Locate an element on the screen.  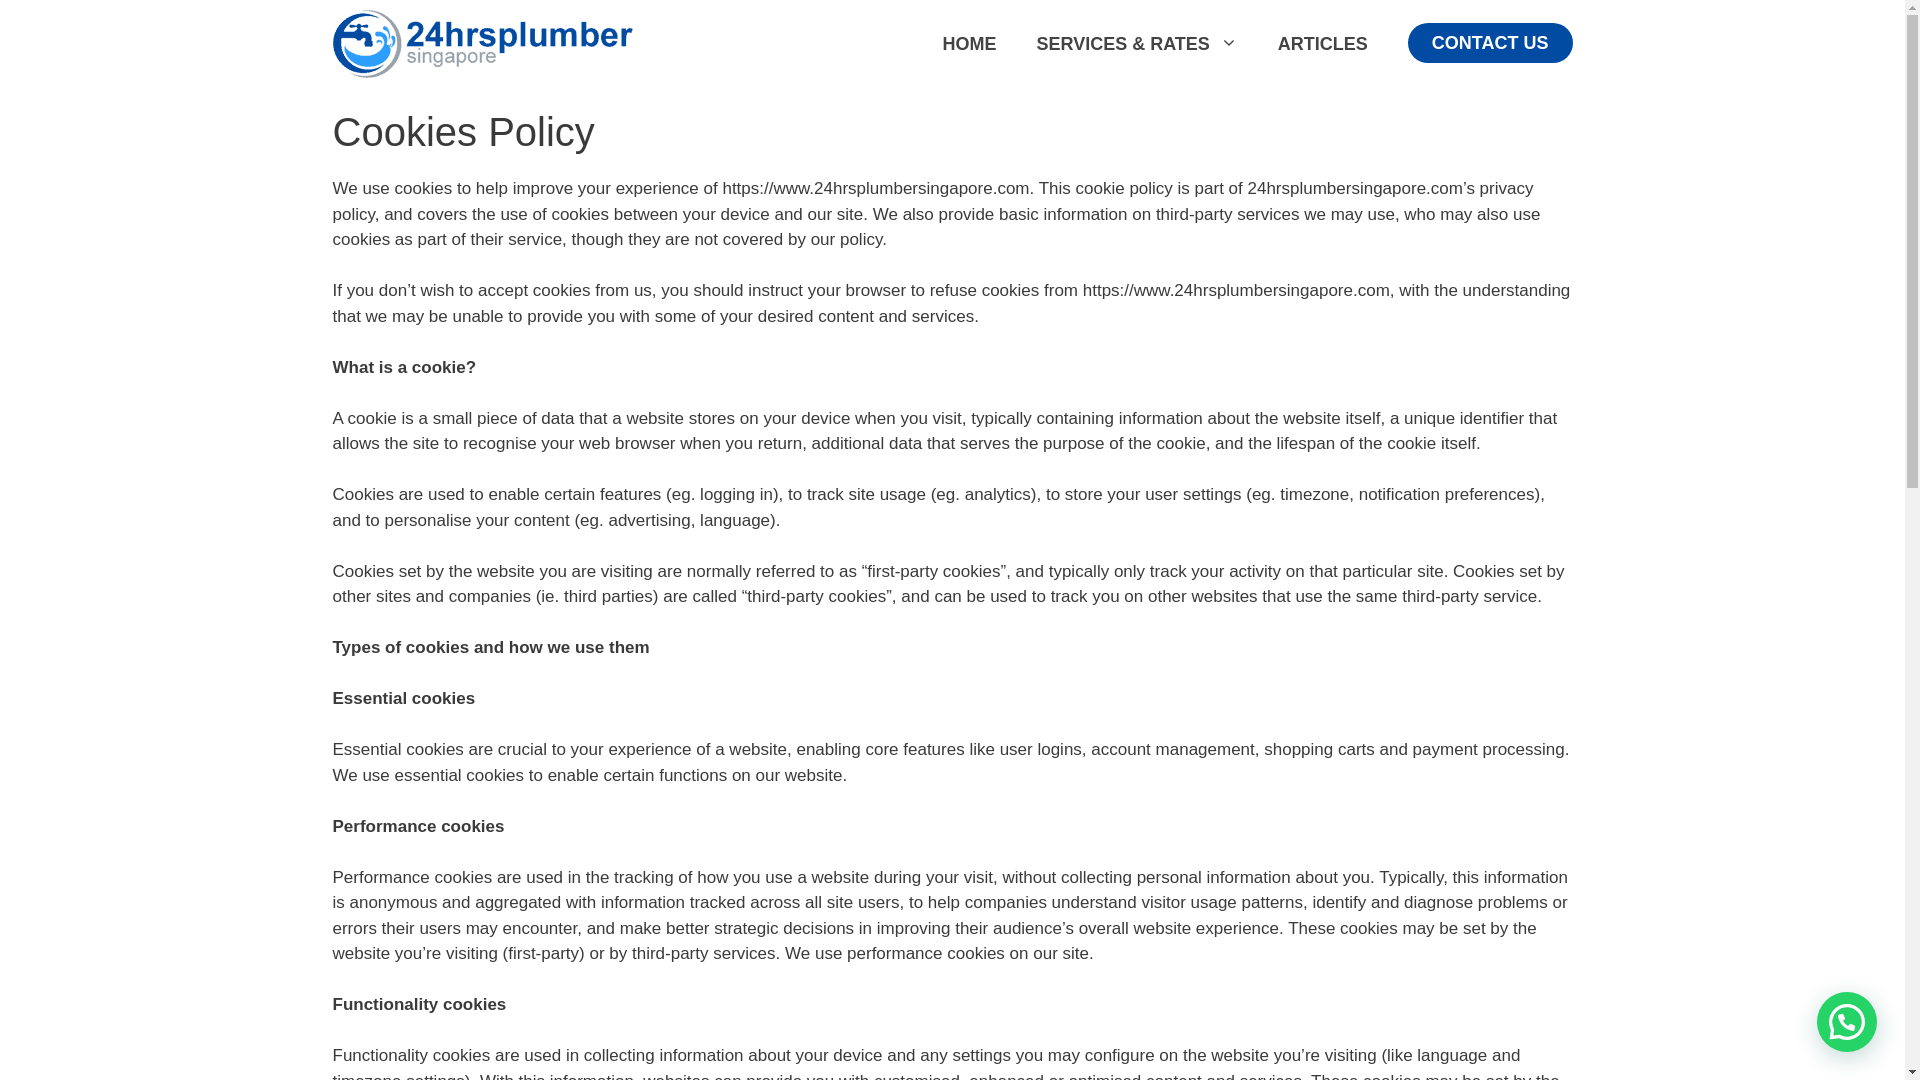
'CONTACT US' is located at coordinates (1490, 42).